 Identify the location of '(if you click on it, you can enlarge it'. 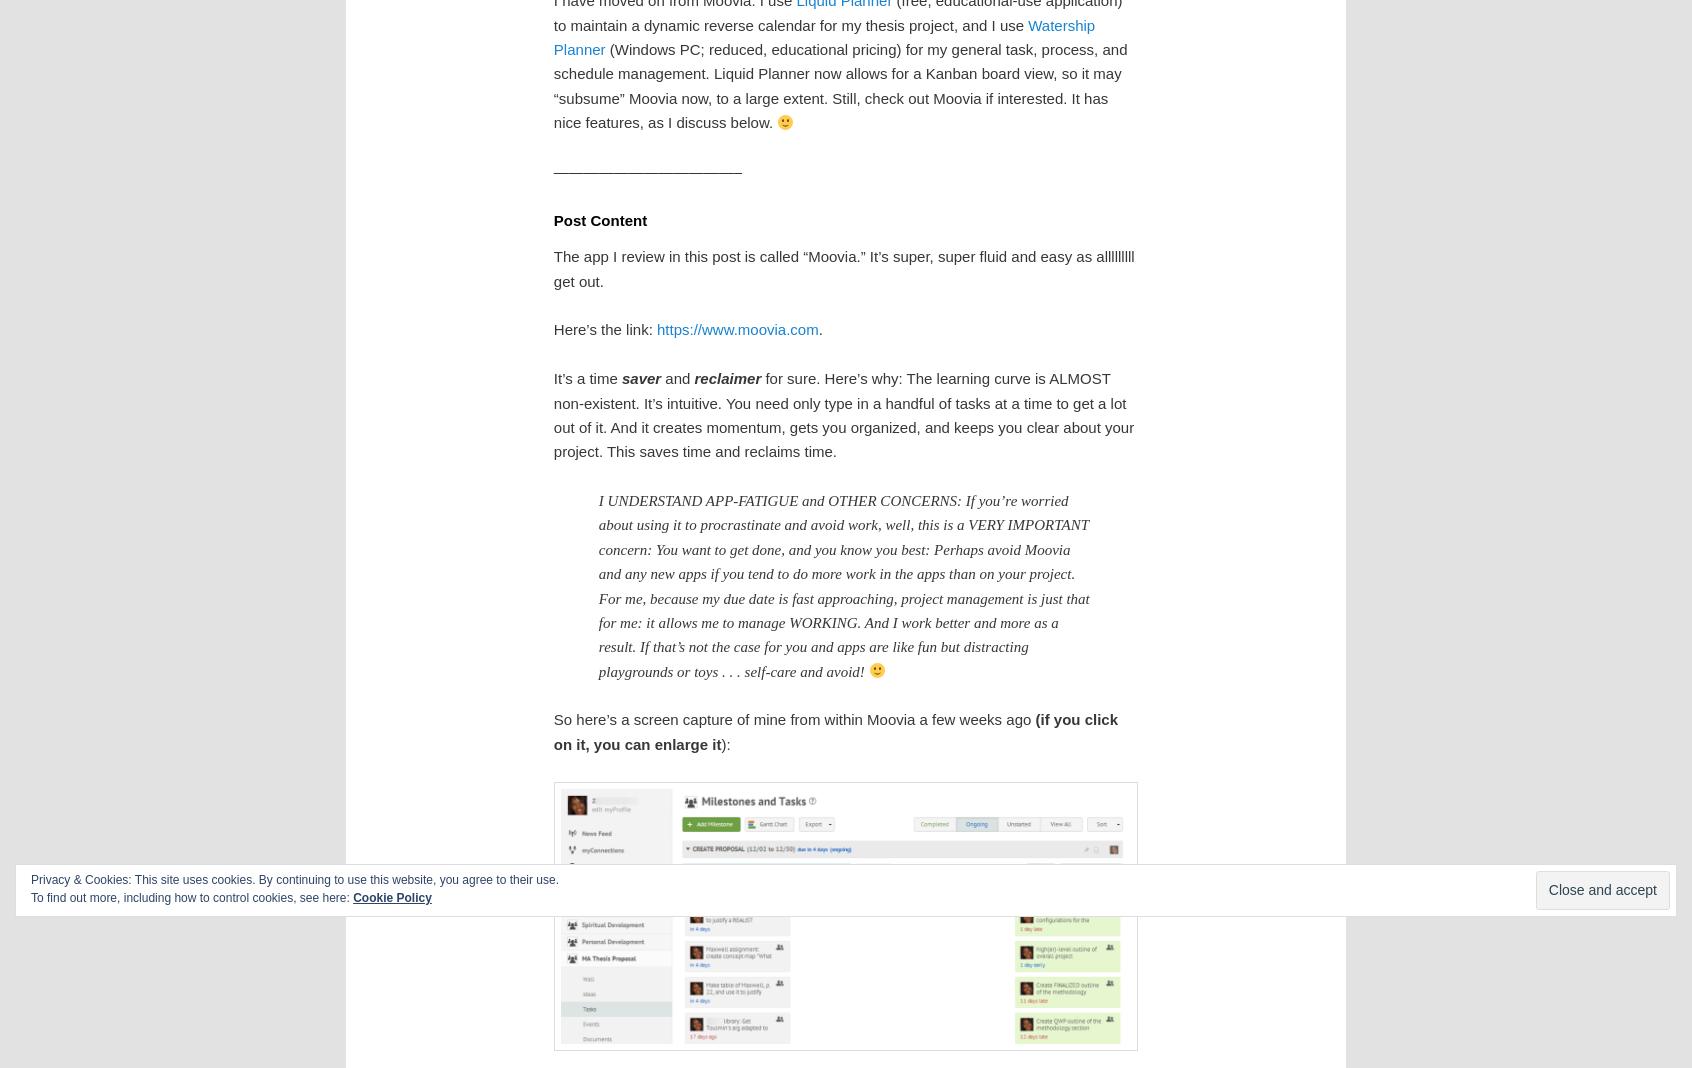
(835, 731).